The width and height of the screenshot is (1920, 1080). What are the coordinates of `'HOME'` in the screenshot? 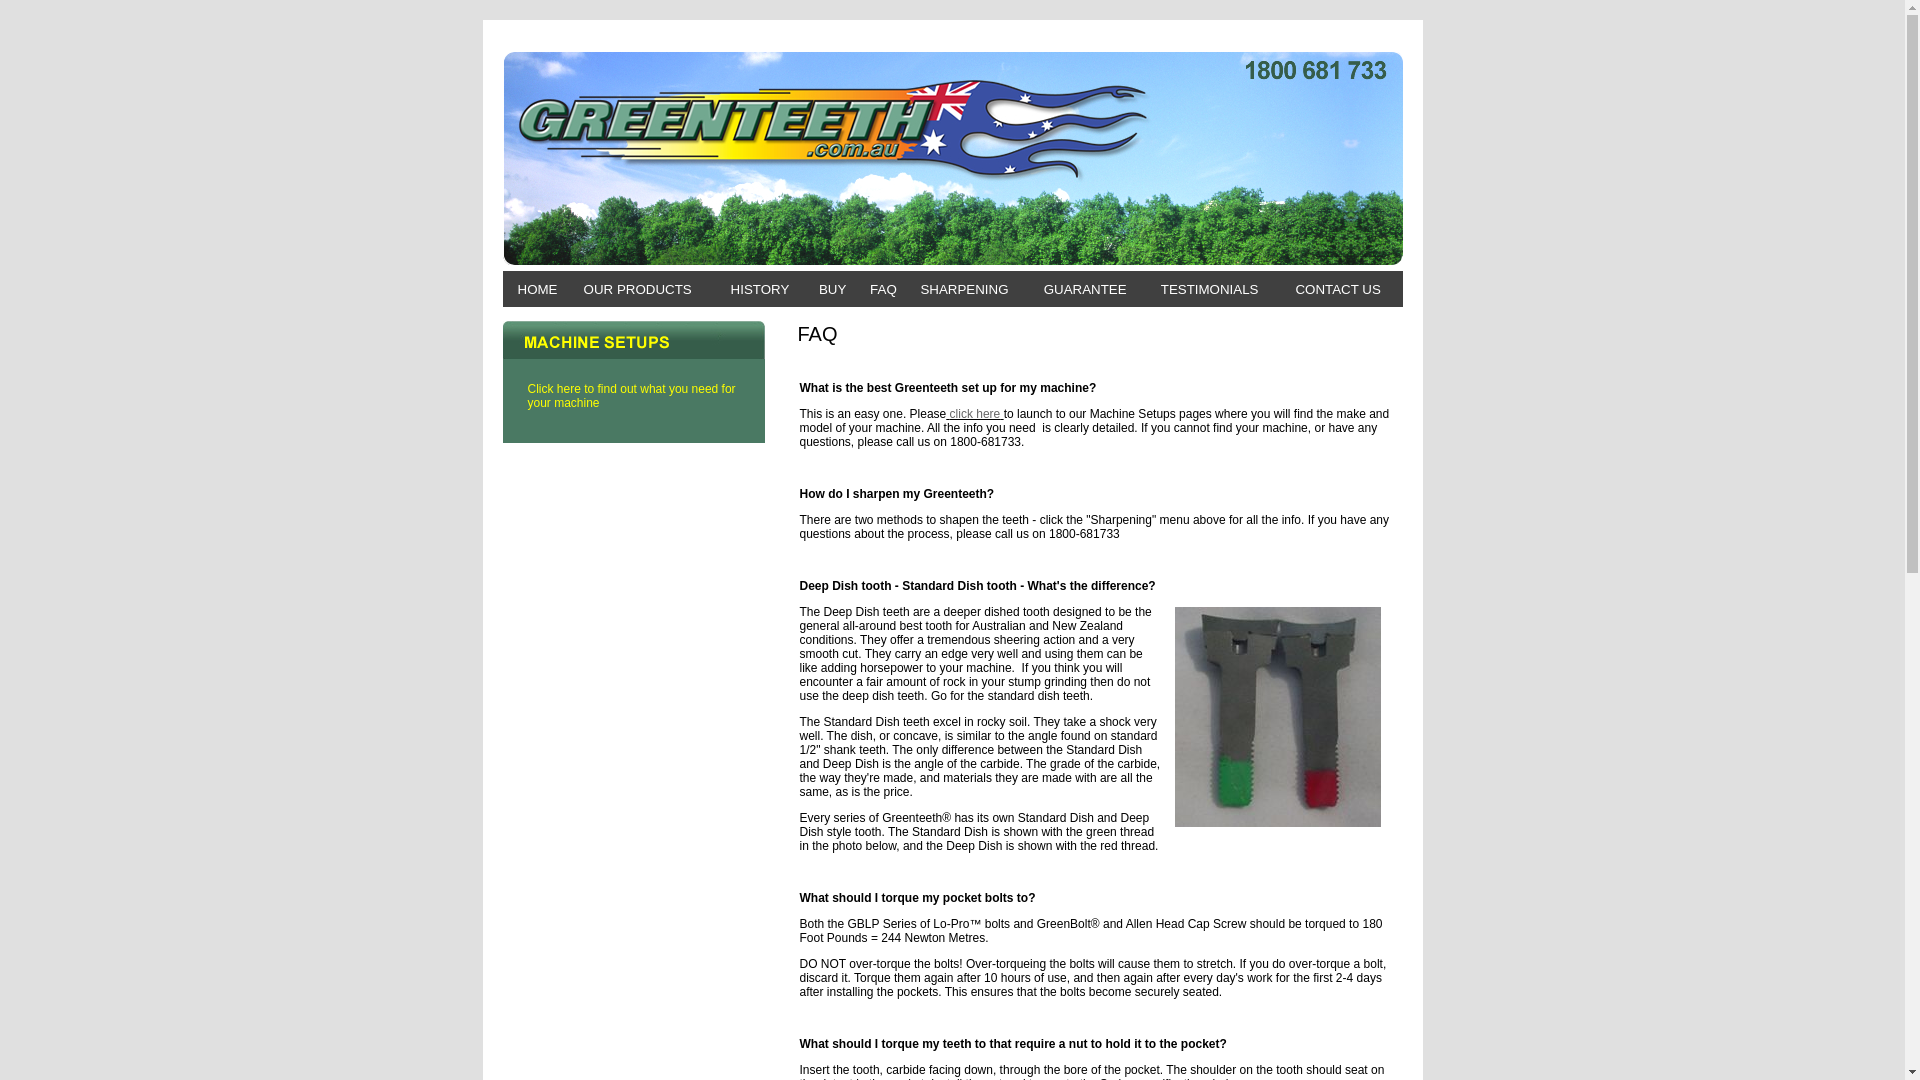 It's located at (537, 289).